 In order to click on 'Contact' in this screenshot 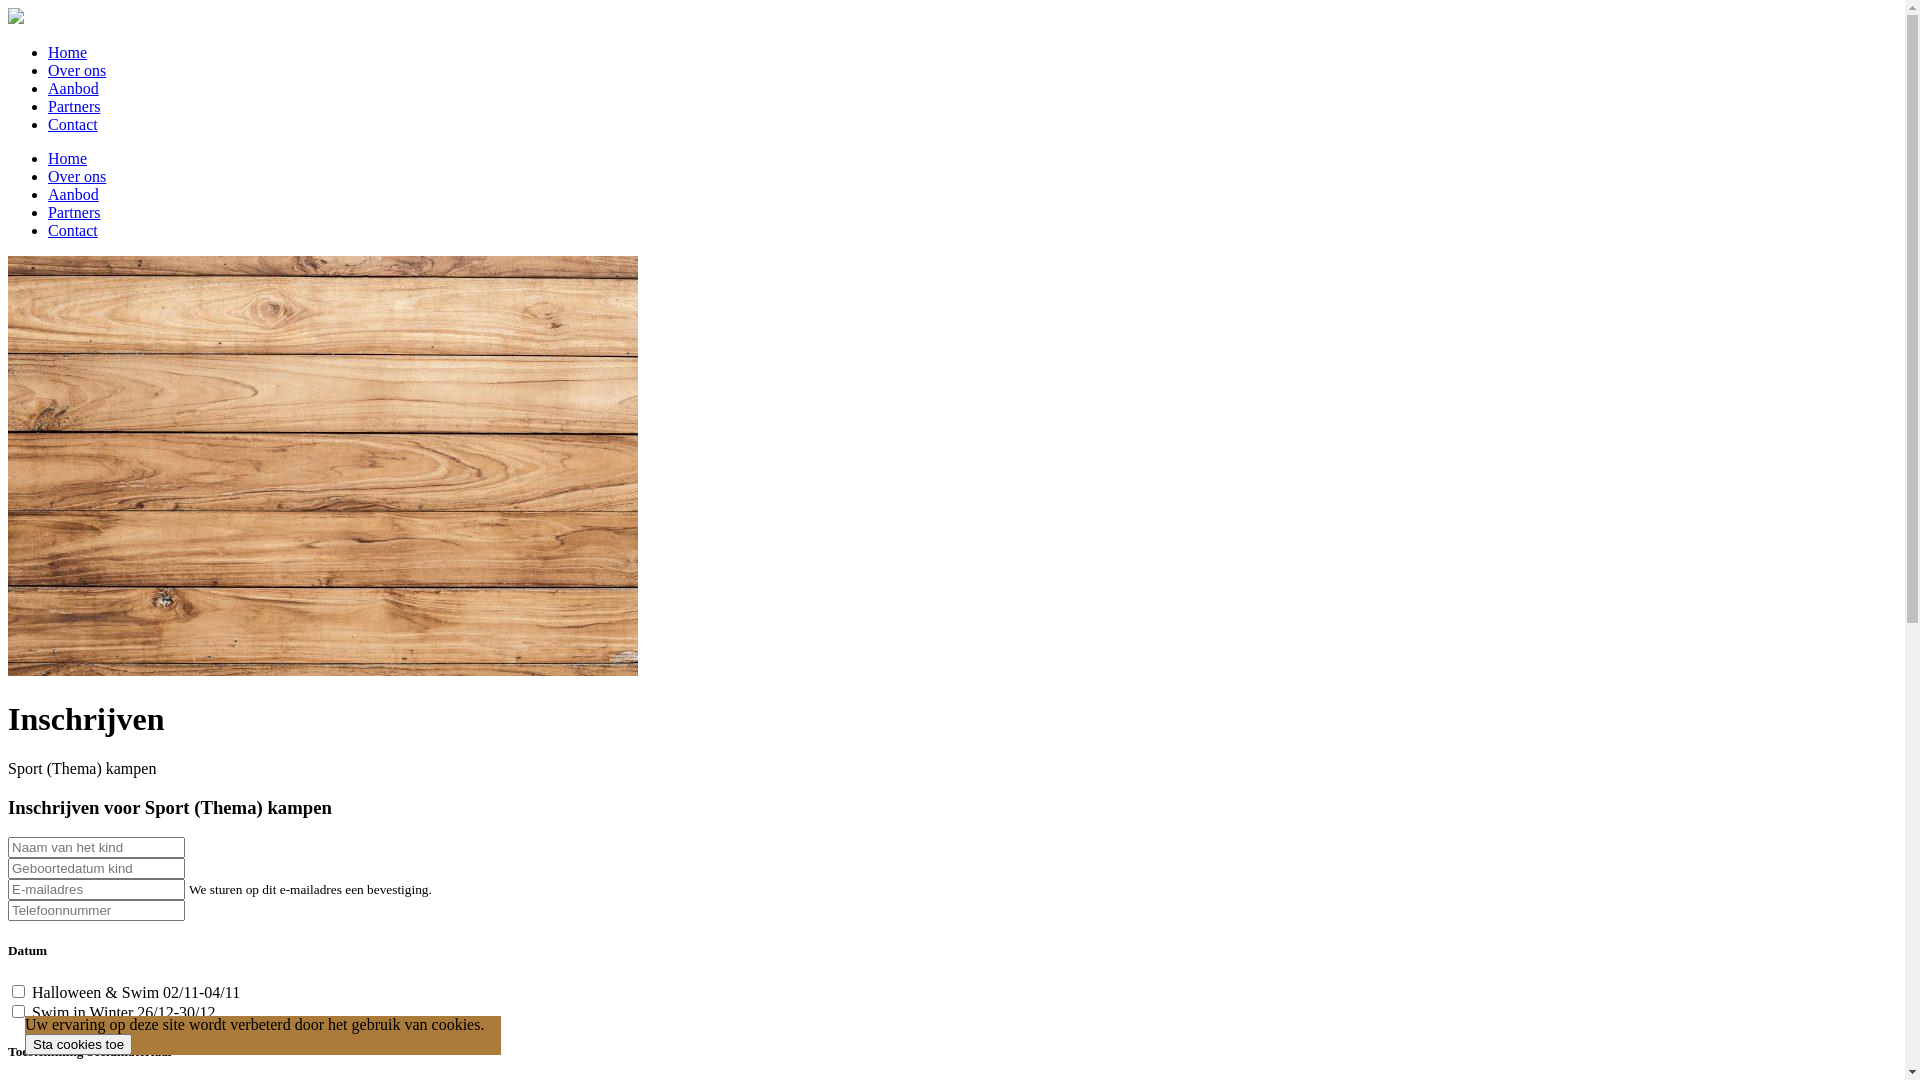, I will do `click(72, 229)`.